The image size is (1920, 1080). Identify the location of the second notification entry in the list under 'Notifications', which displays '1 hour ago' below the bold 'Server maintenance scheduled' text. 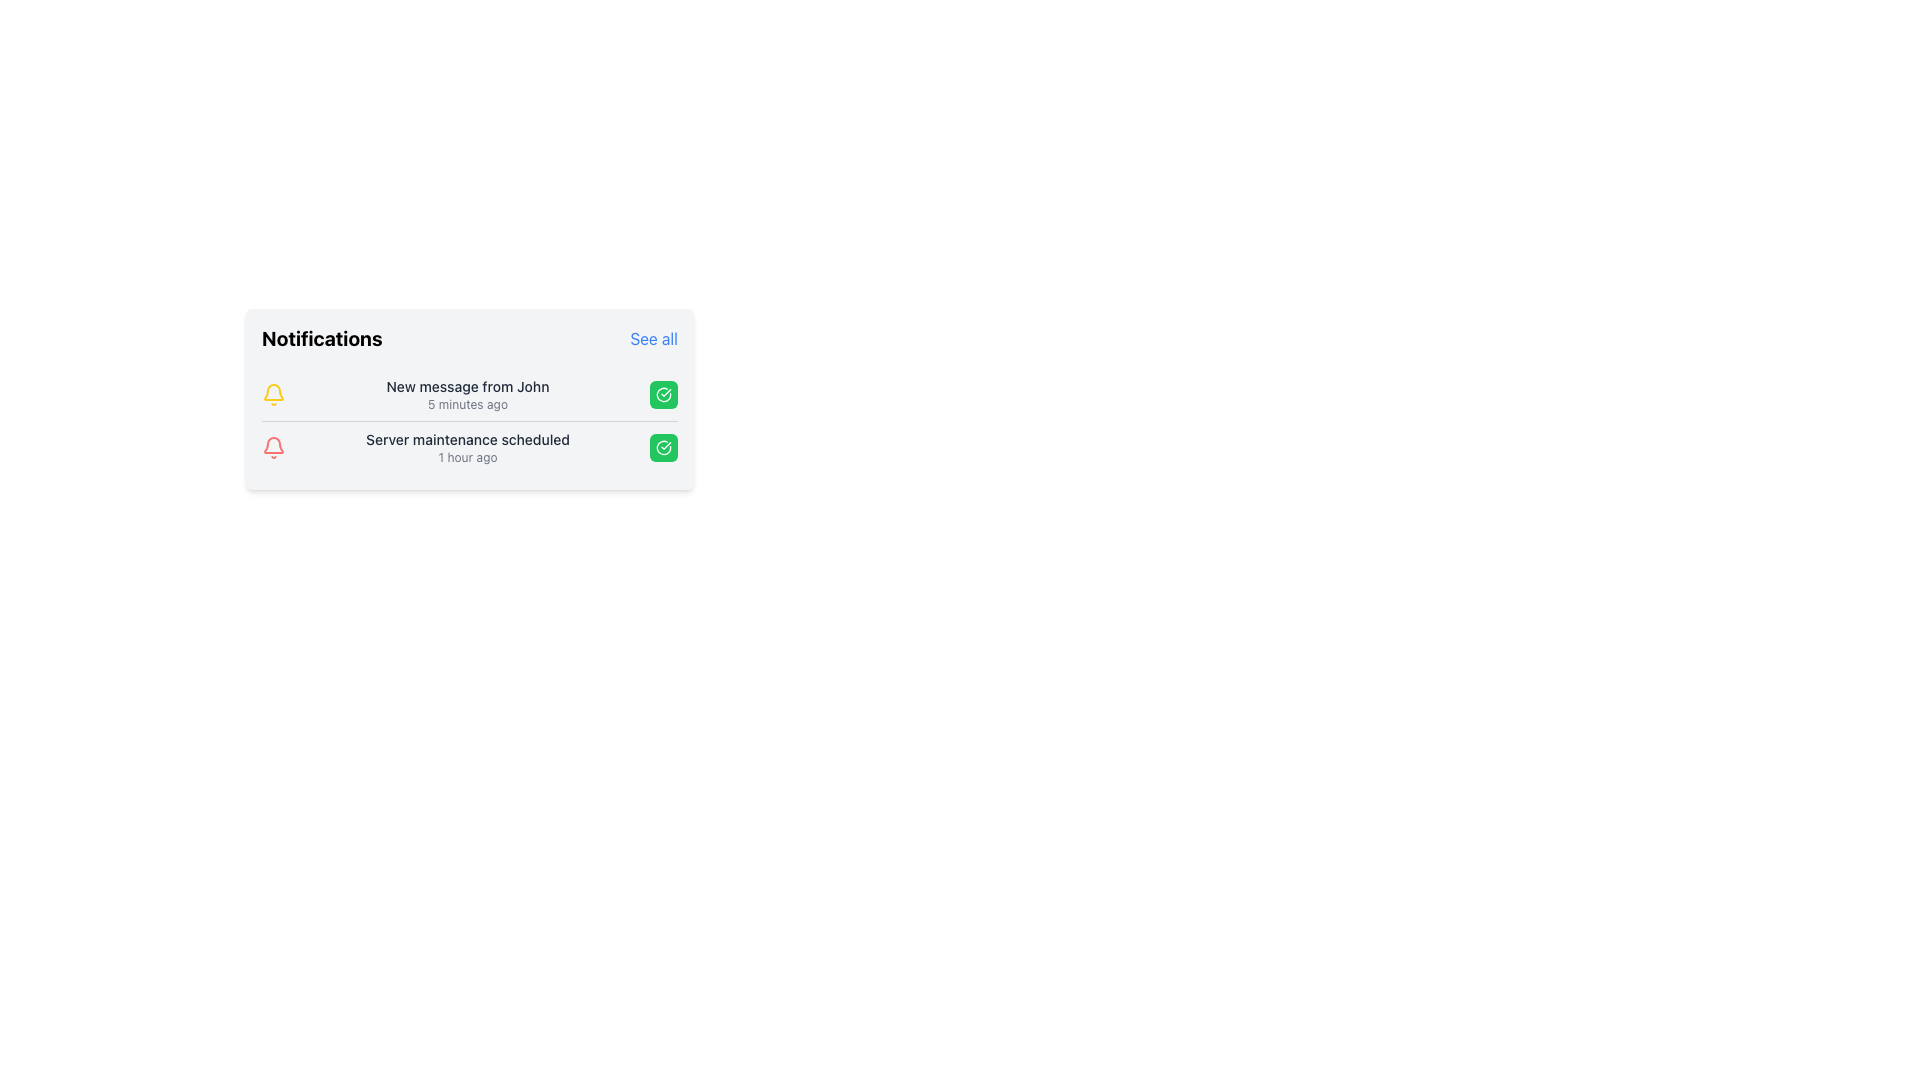
(466, 446).